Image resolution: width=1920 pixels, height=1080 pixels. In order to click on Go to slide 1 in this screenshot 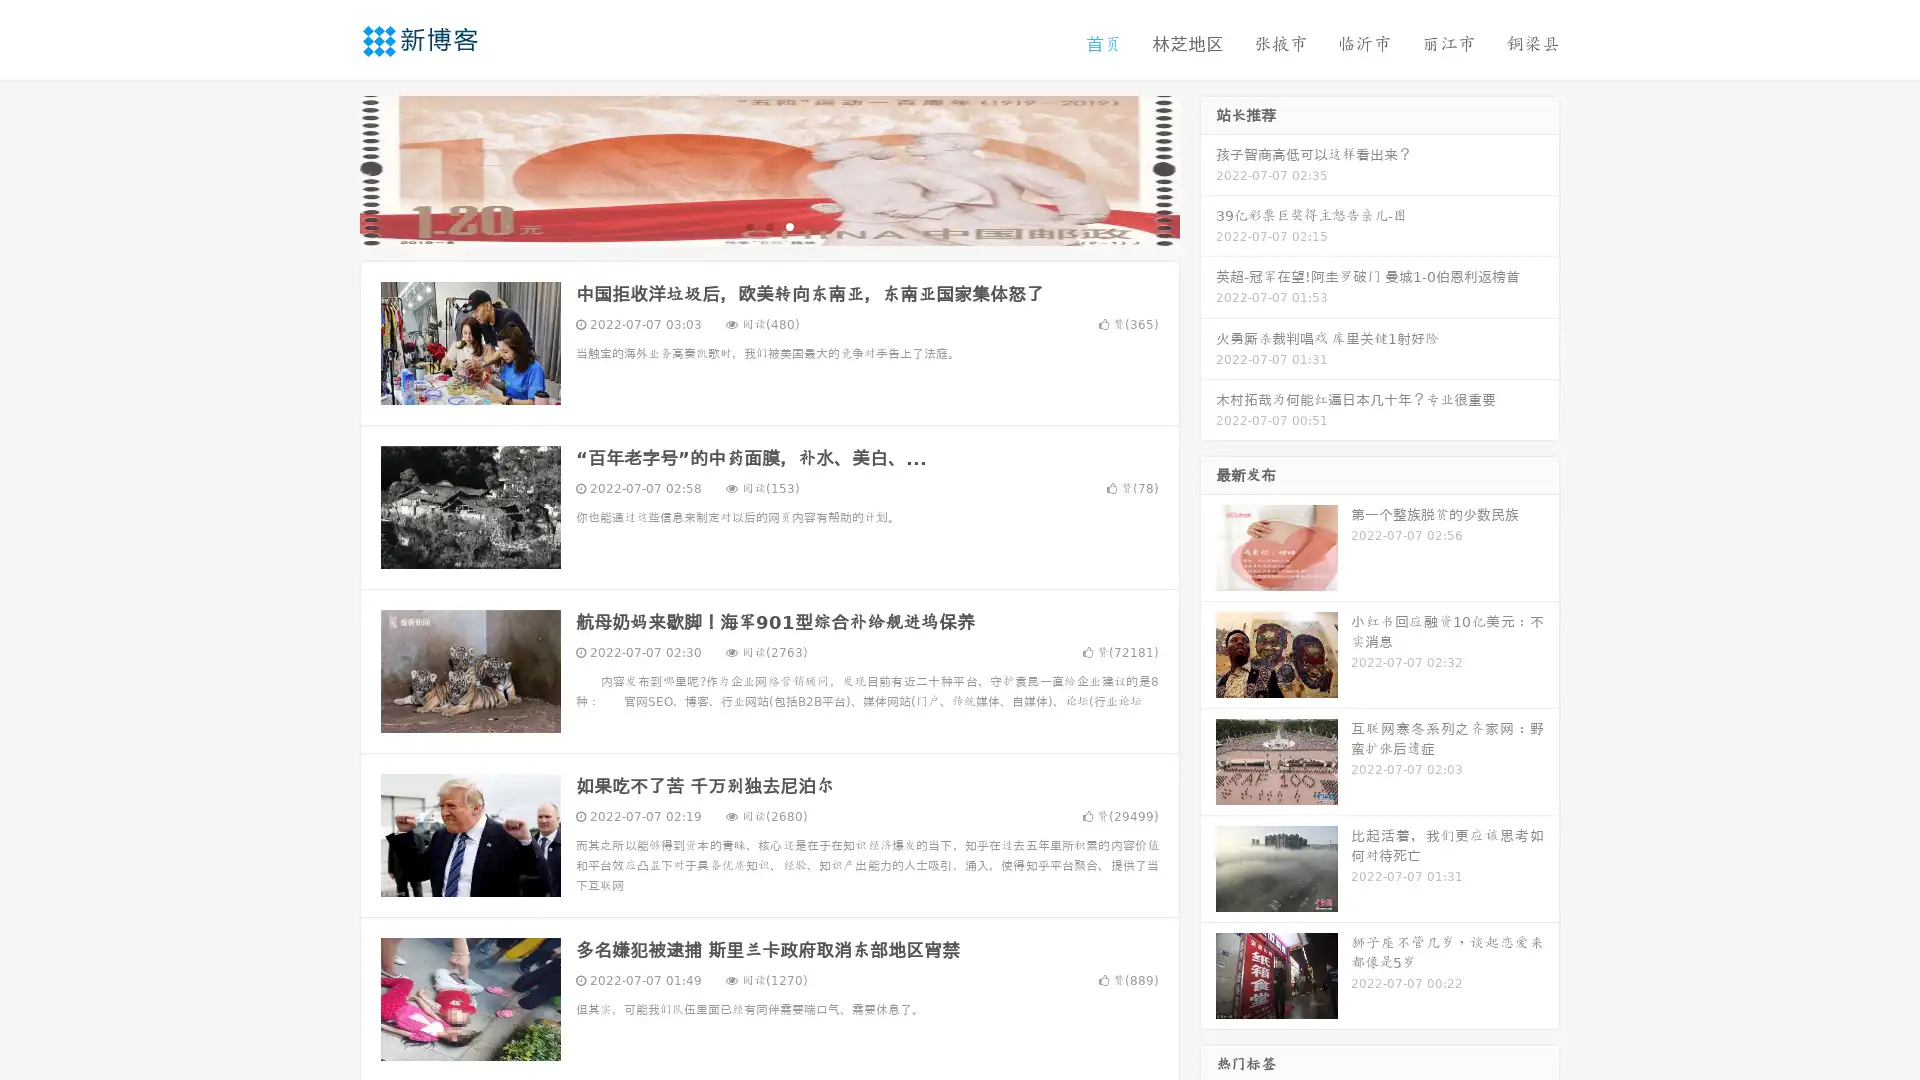, I will do `click(748, 225)`.